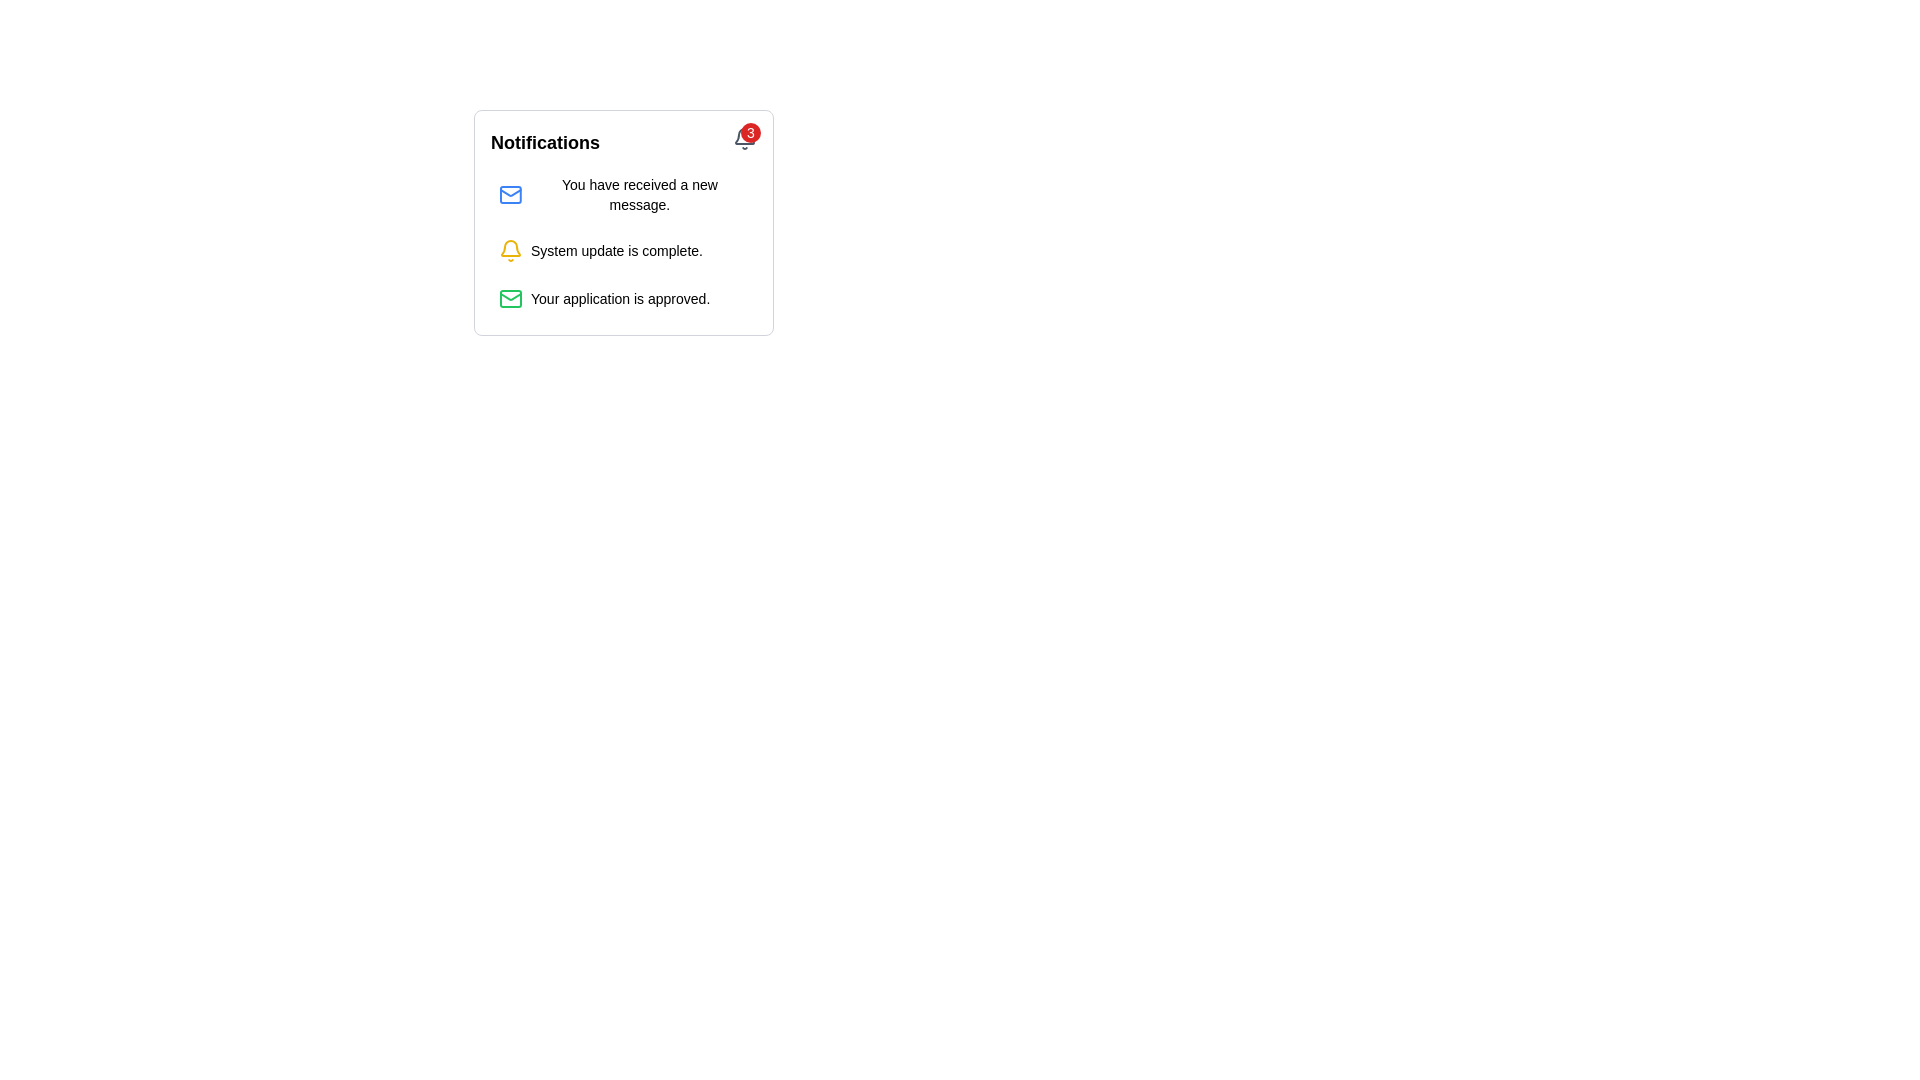 This screenshot has height=1080, width=1920. I want to click on the bell icon that serves as a visual indicator for notifications, located to the left of the text 'System update is complete.', so click(510, 249).